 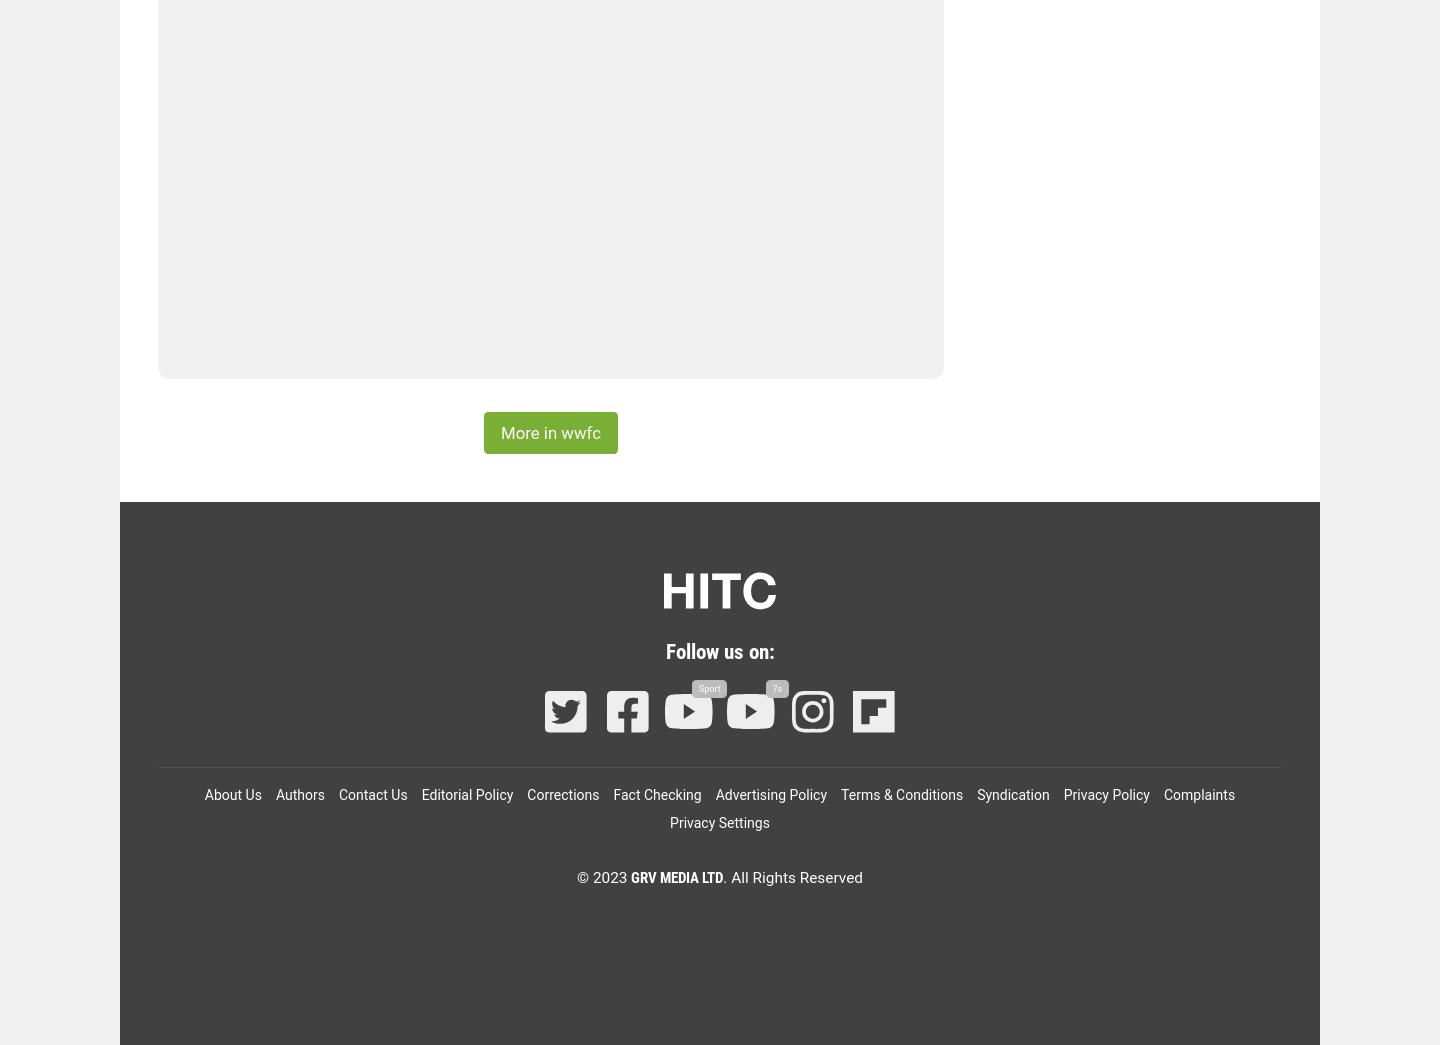 I want to click on 'Follow us on:', so click(x=719, y=651).